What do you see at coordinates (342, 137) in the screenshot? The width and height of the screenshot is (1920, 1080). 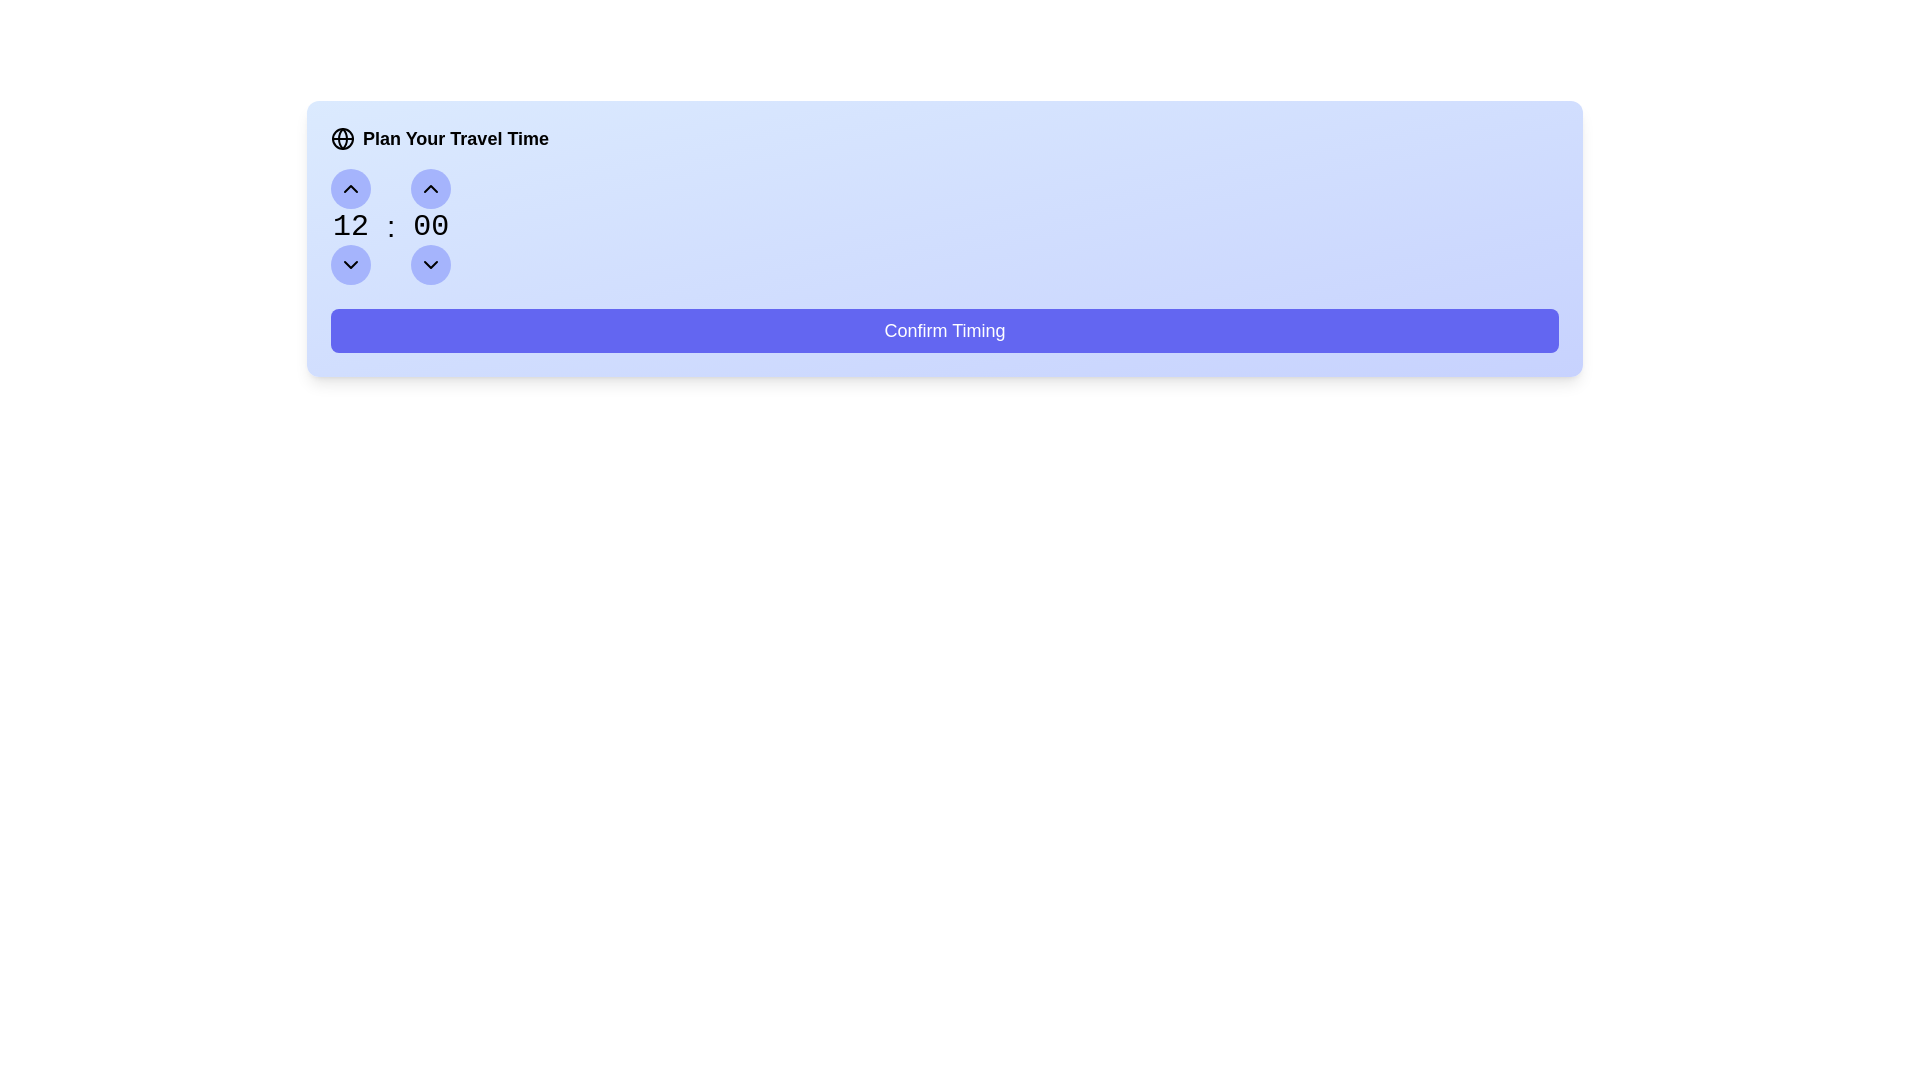 I see `the globe icon located to the far left of the header area under the label 'Plan Your Travel Time.'` at bounding box center [342, 137].